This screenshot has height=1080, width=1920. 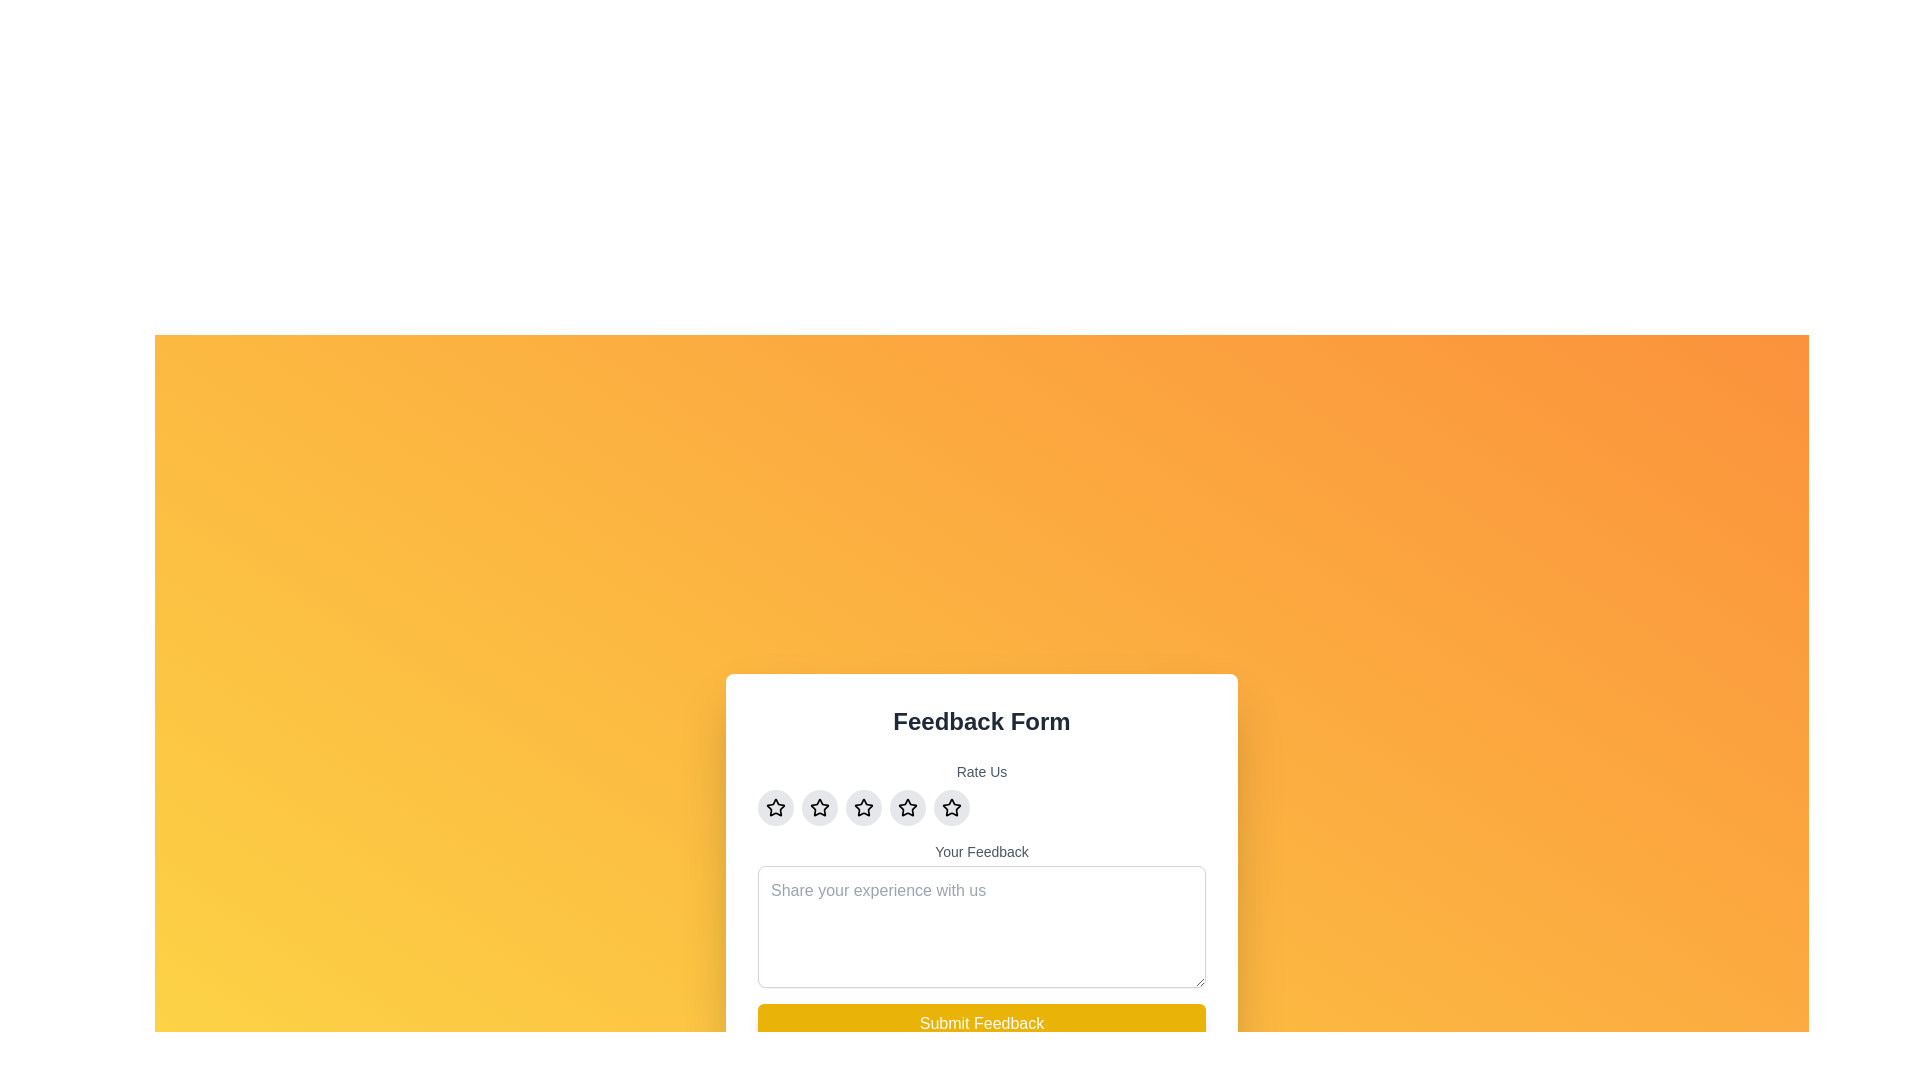 I want to click on the first rating star icon located above the 'Your Feedback' text area, so click(x=775, y=806).